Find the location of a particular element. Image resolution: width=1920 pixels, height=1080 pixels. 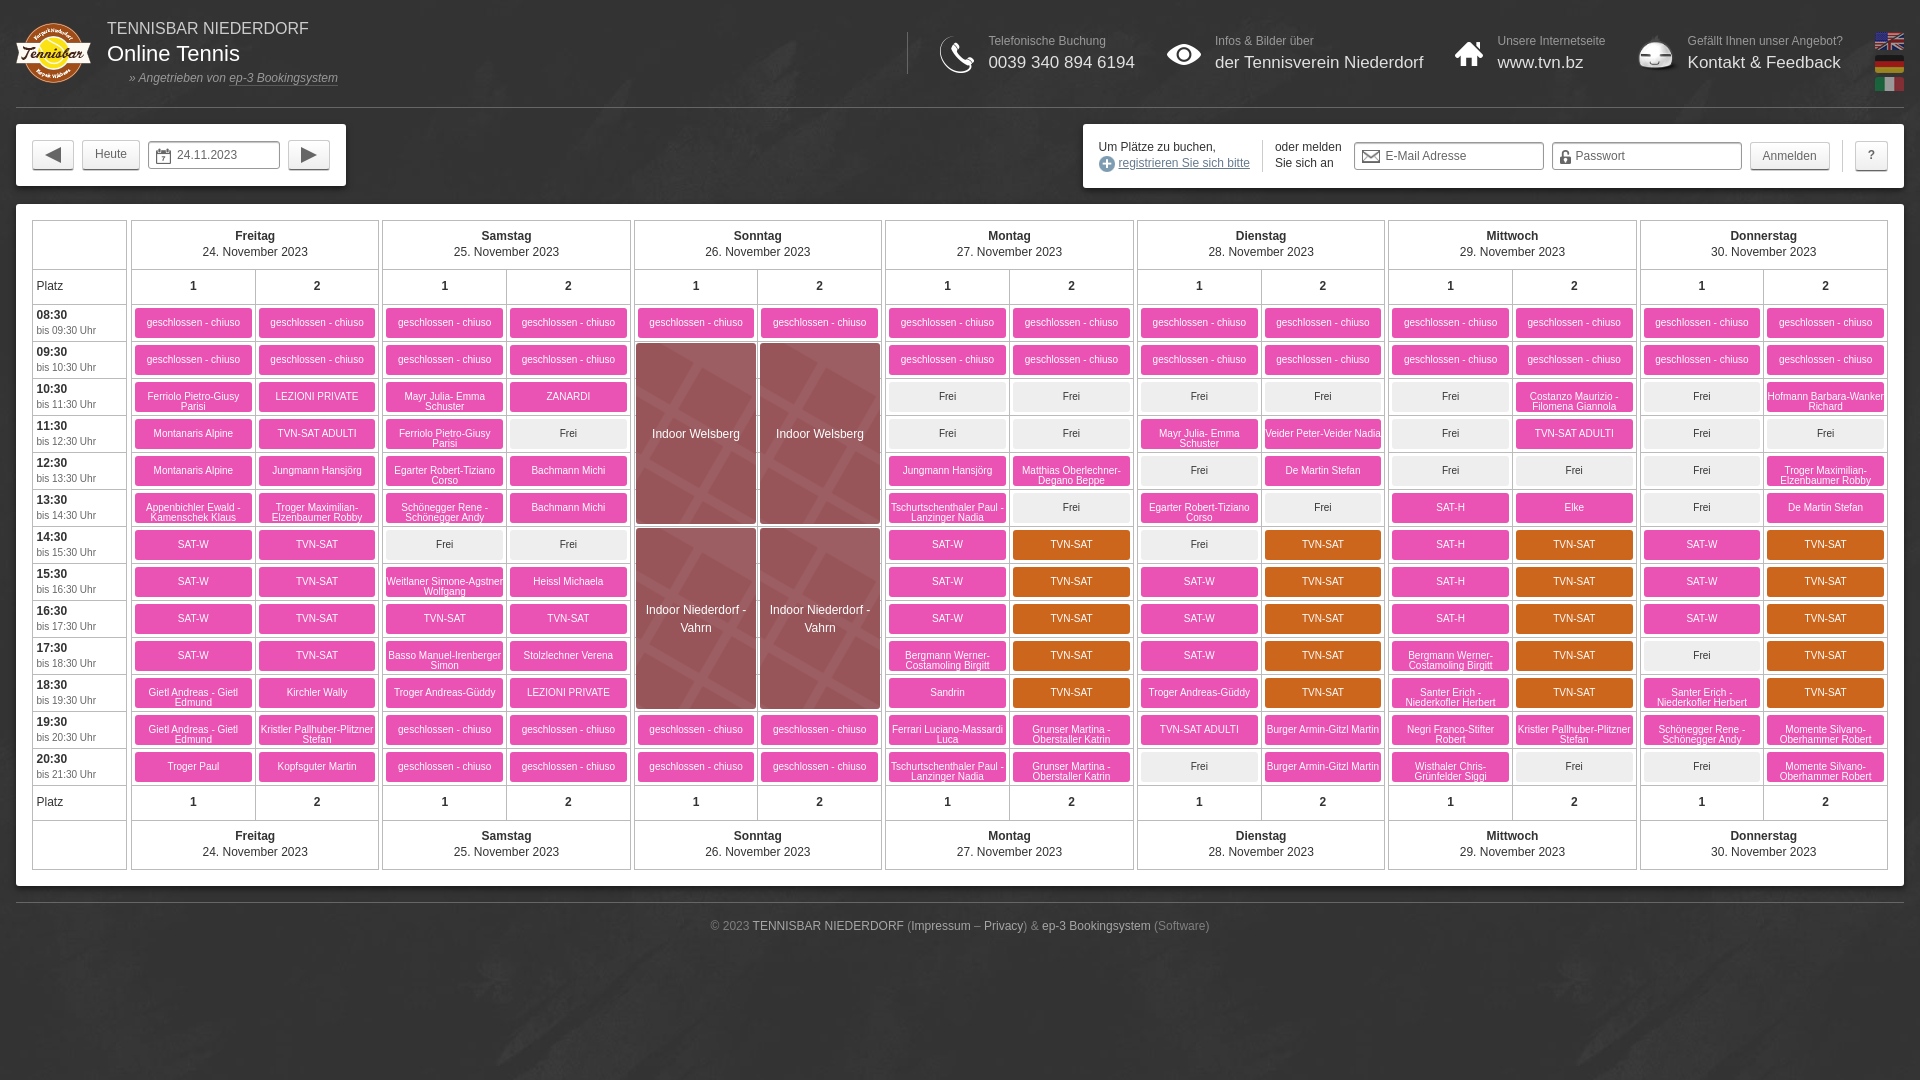

'Ferrari Luciano-Massardi Luca' is located at coordinates (946, 729).